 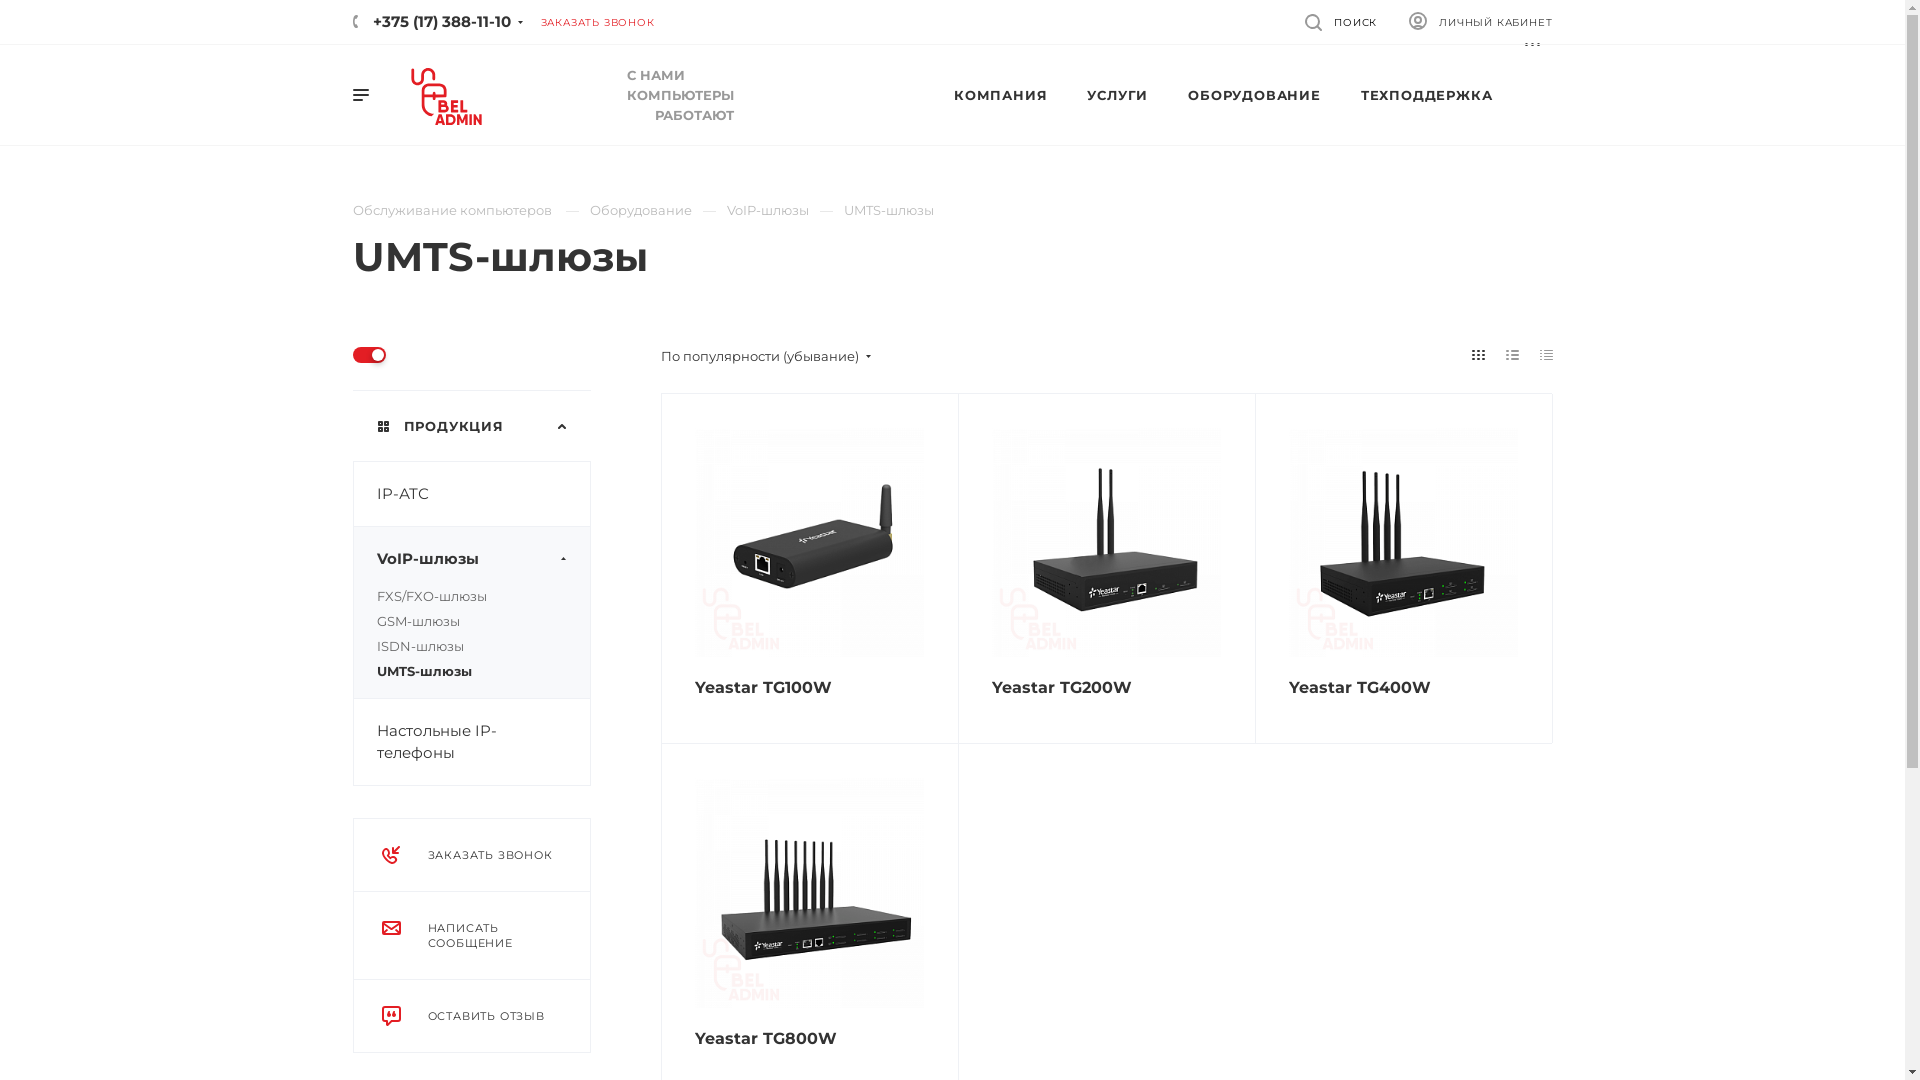 What do you see at coordinates (1402, 542) in the screenshot?
I see `'Yeastar TG400W'` at bounding box center [1402, 542].